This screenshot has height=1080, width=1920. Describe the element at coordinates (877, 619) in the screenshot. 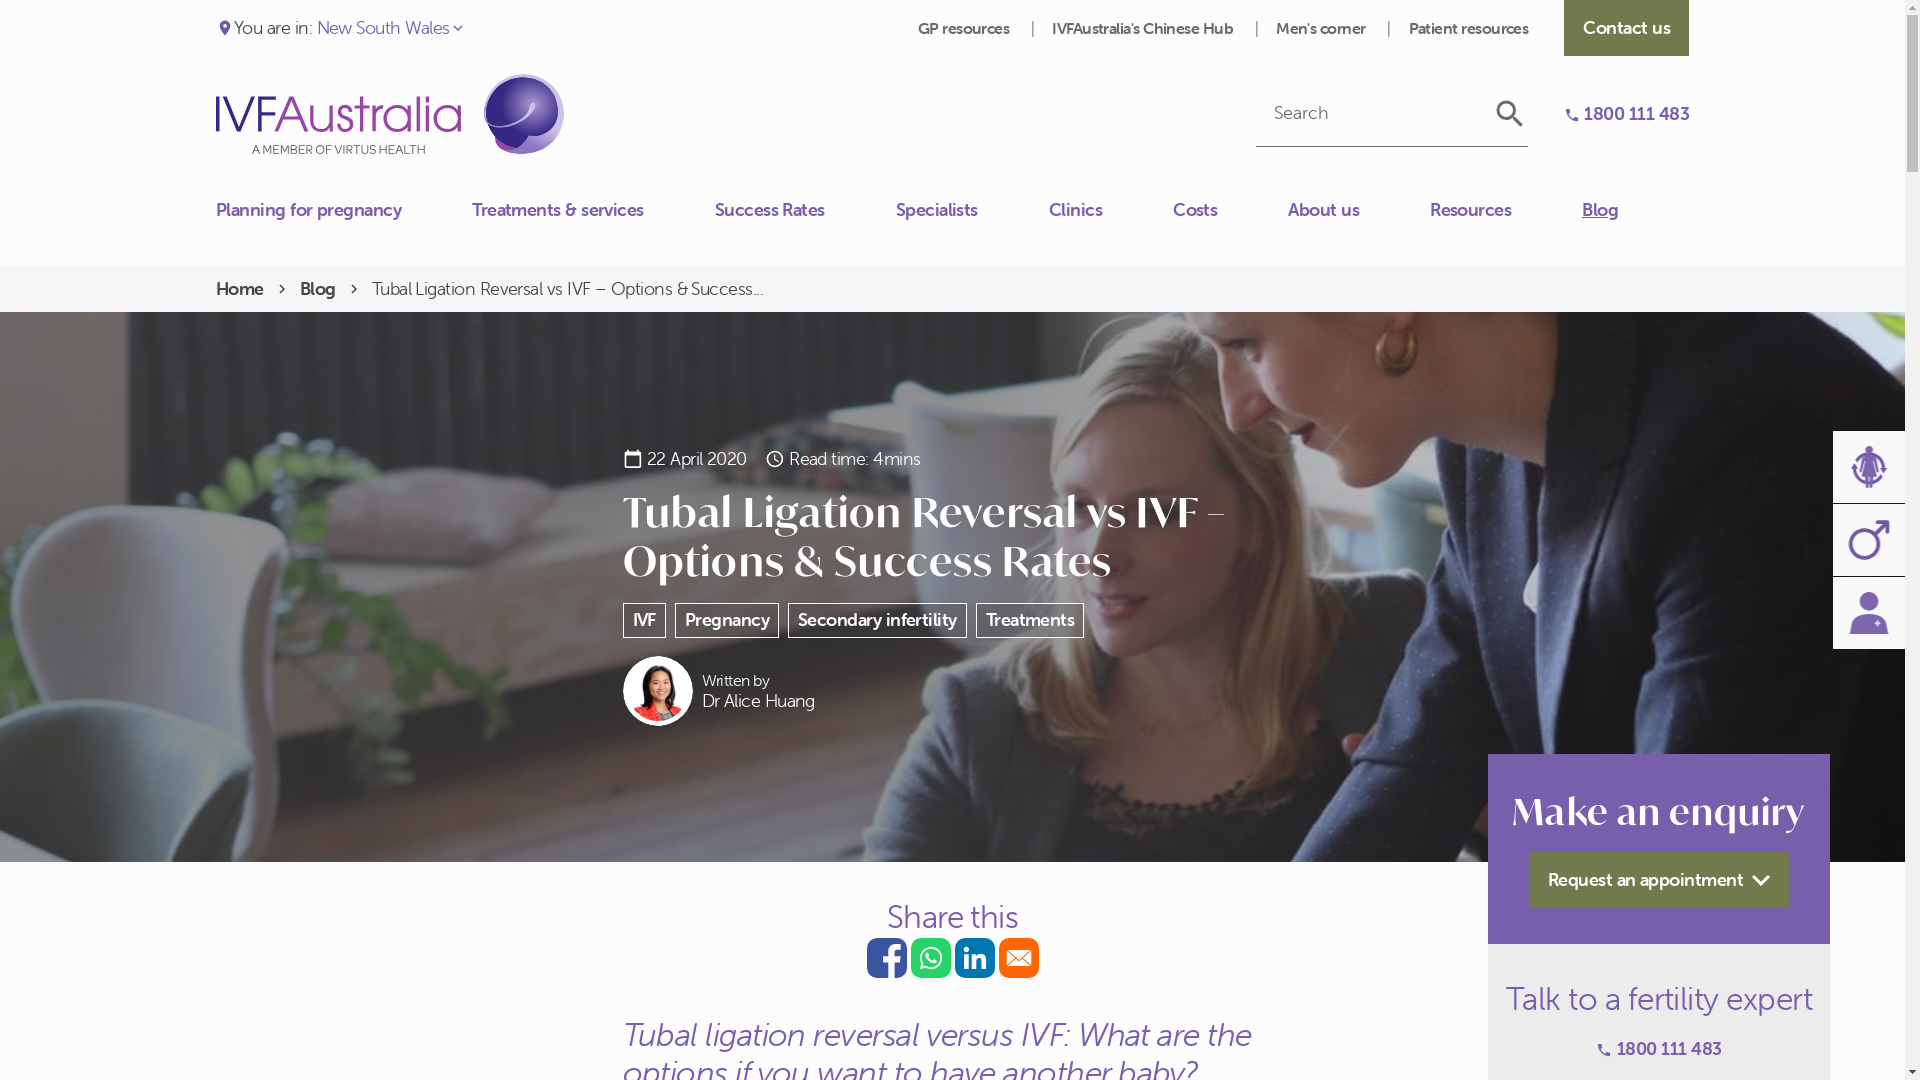

I see `'Secondary infertility'` at that location.